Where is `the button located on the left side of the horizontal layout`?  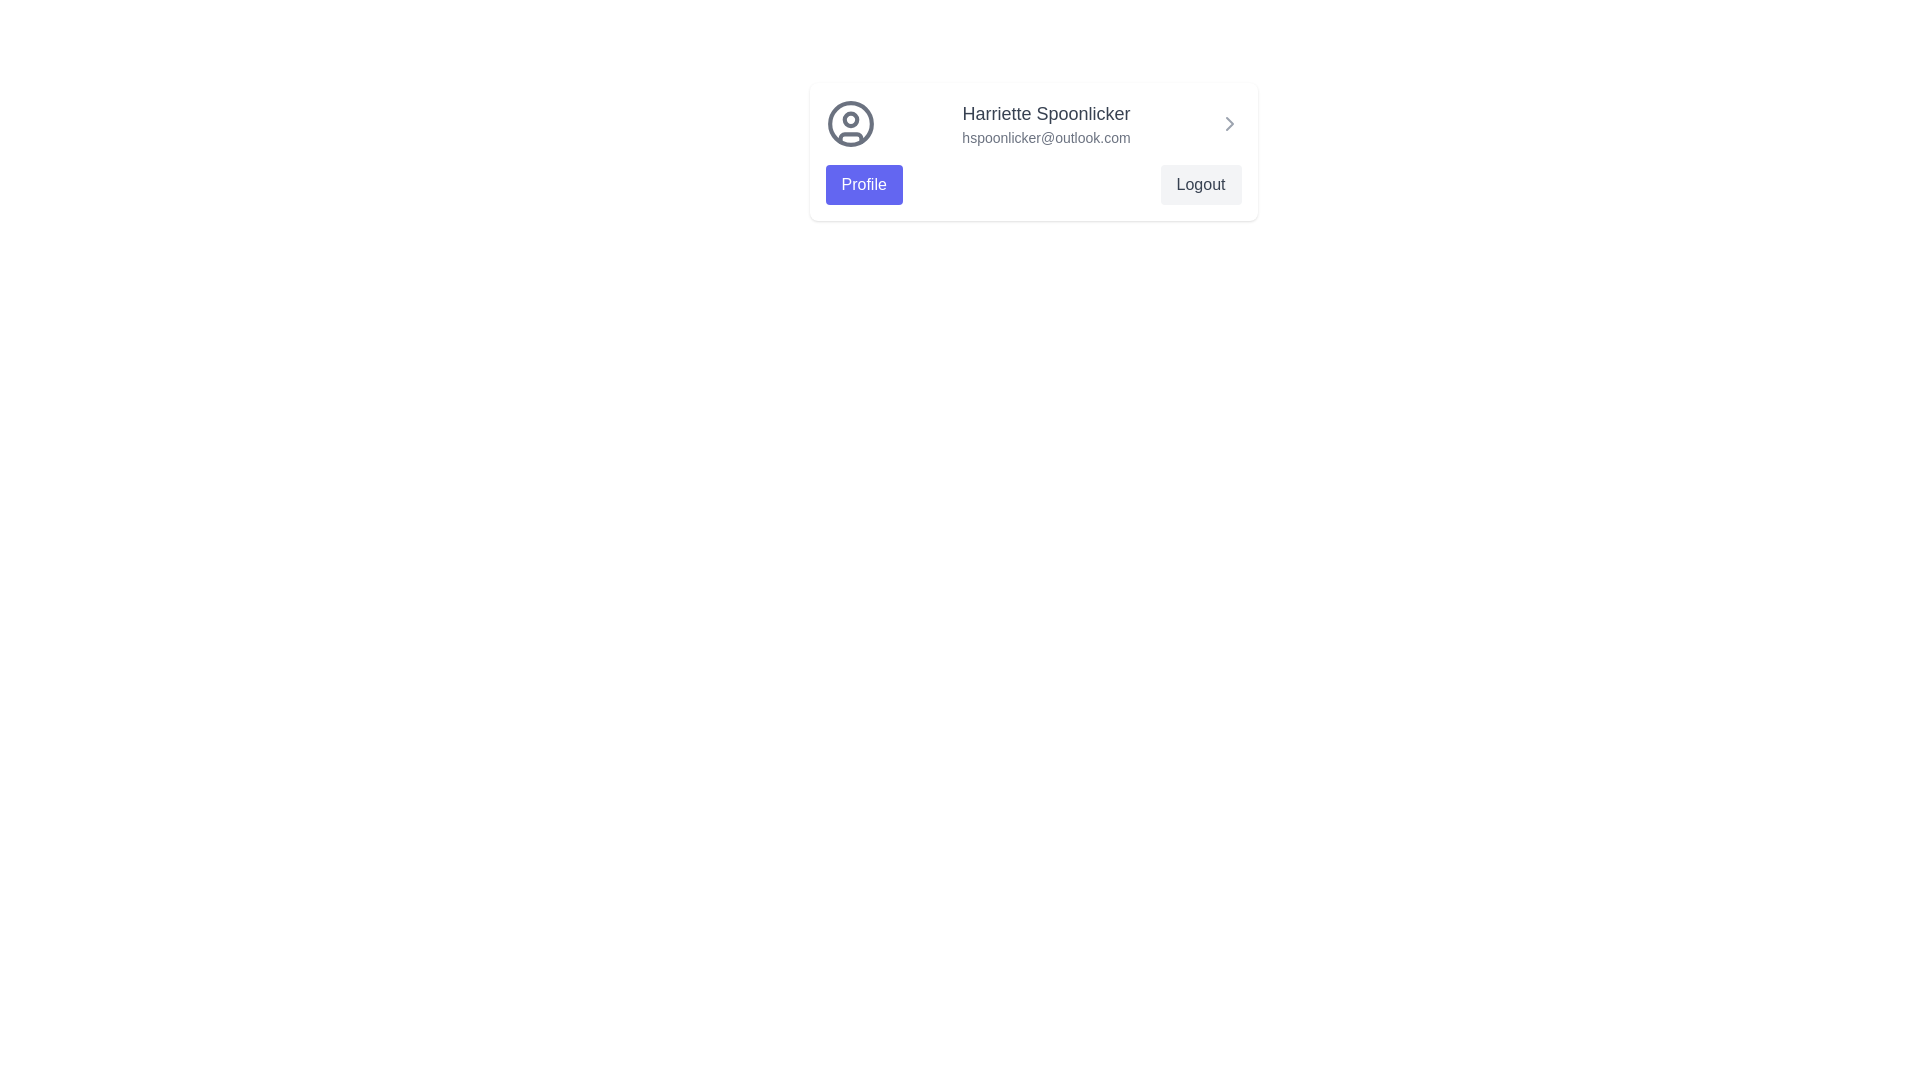 the button located on the left side of the horizontal layout is located at coordinates (864, 185).